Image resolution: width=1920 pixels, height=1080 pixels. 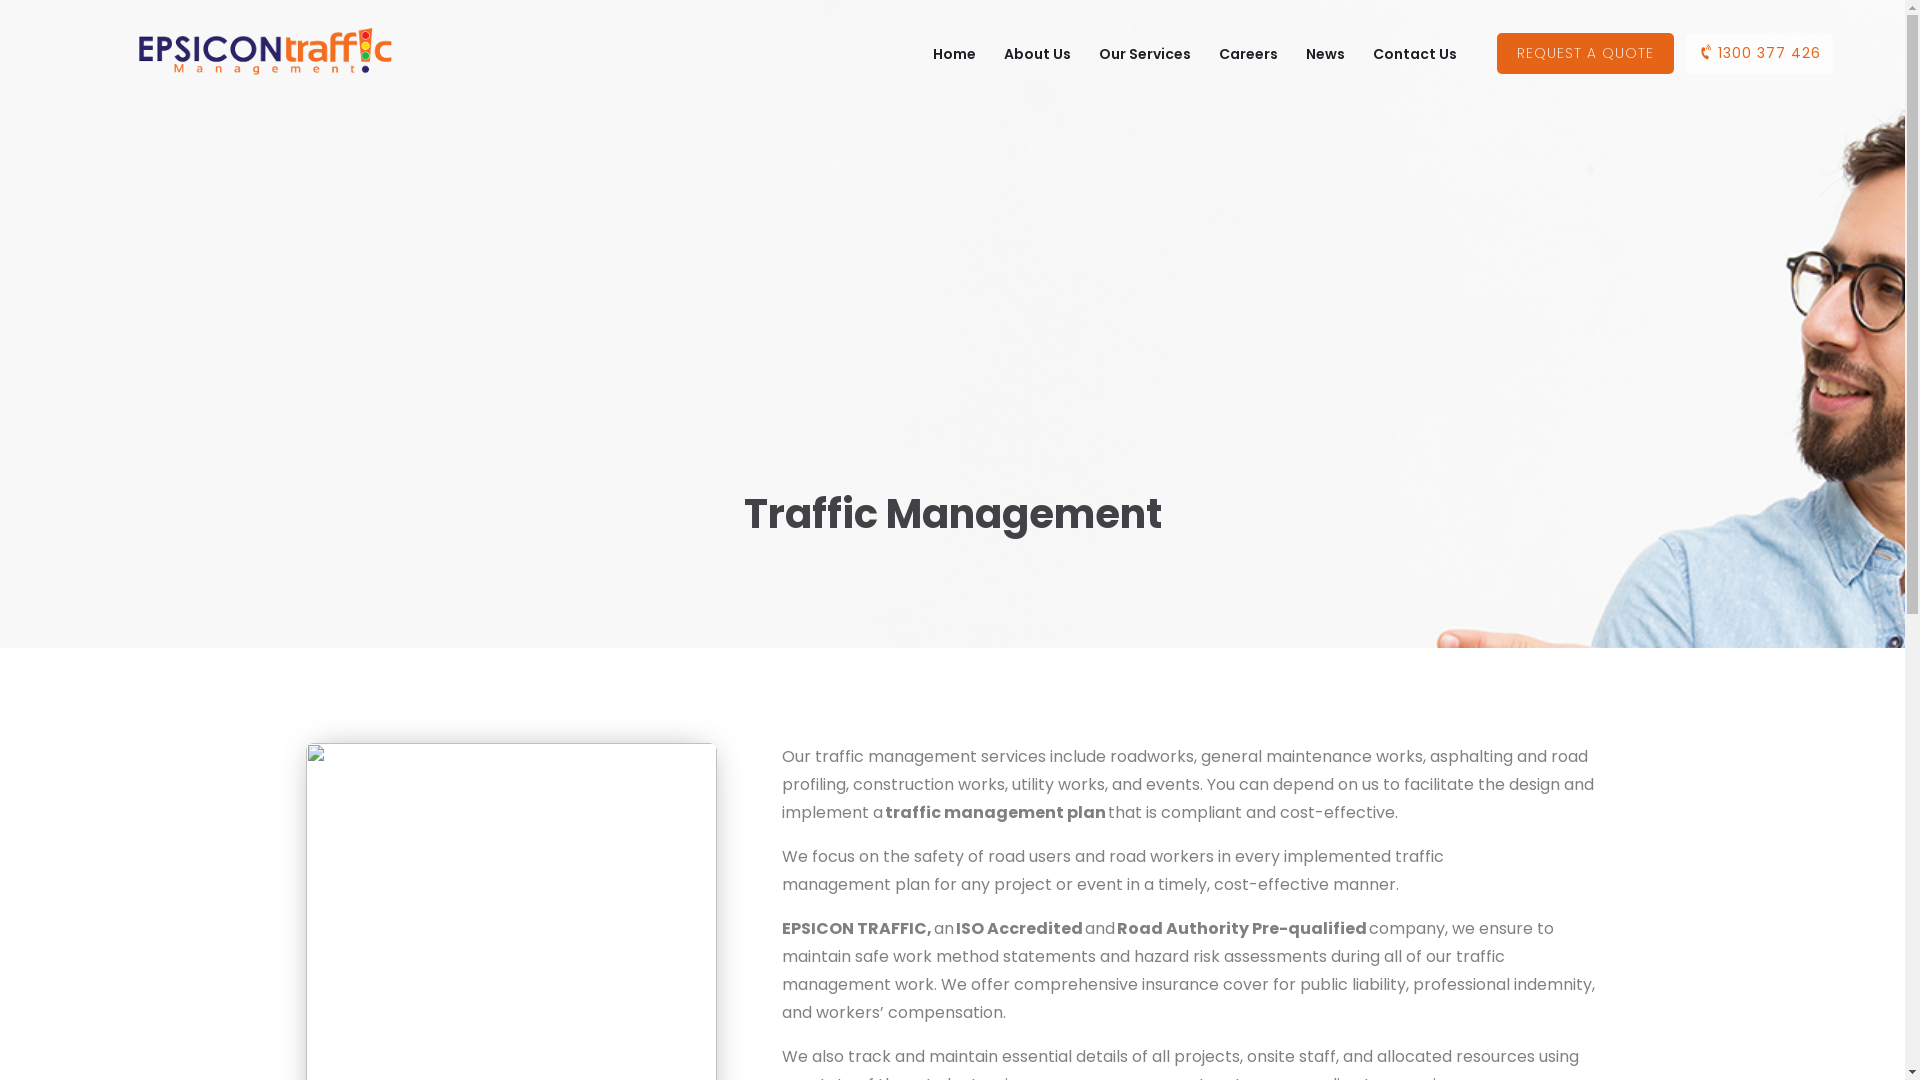 I want to click on 'REQUEST A QUOTE', so click(x=1584, y=52).